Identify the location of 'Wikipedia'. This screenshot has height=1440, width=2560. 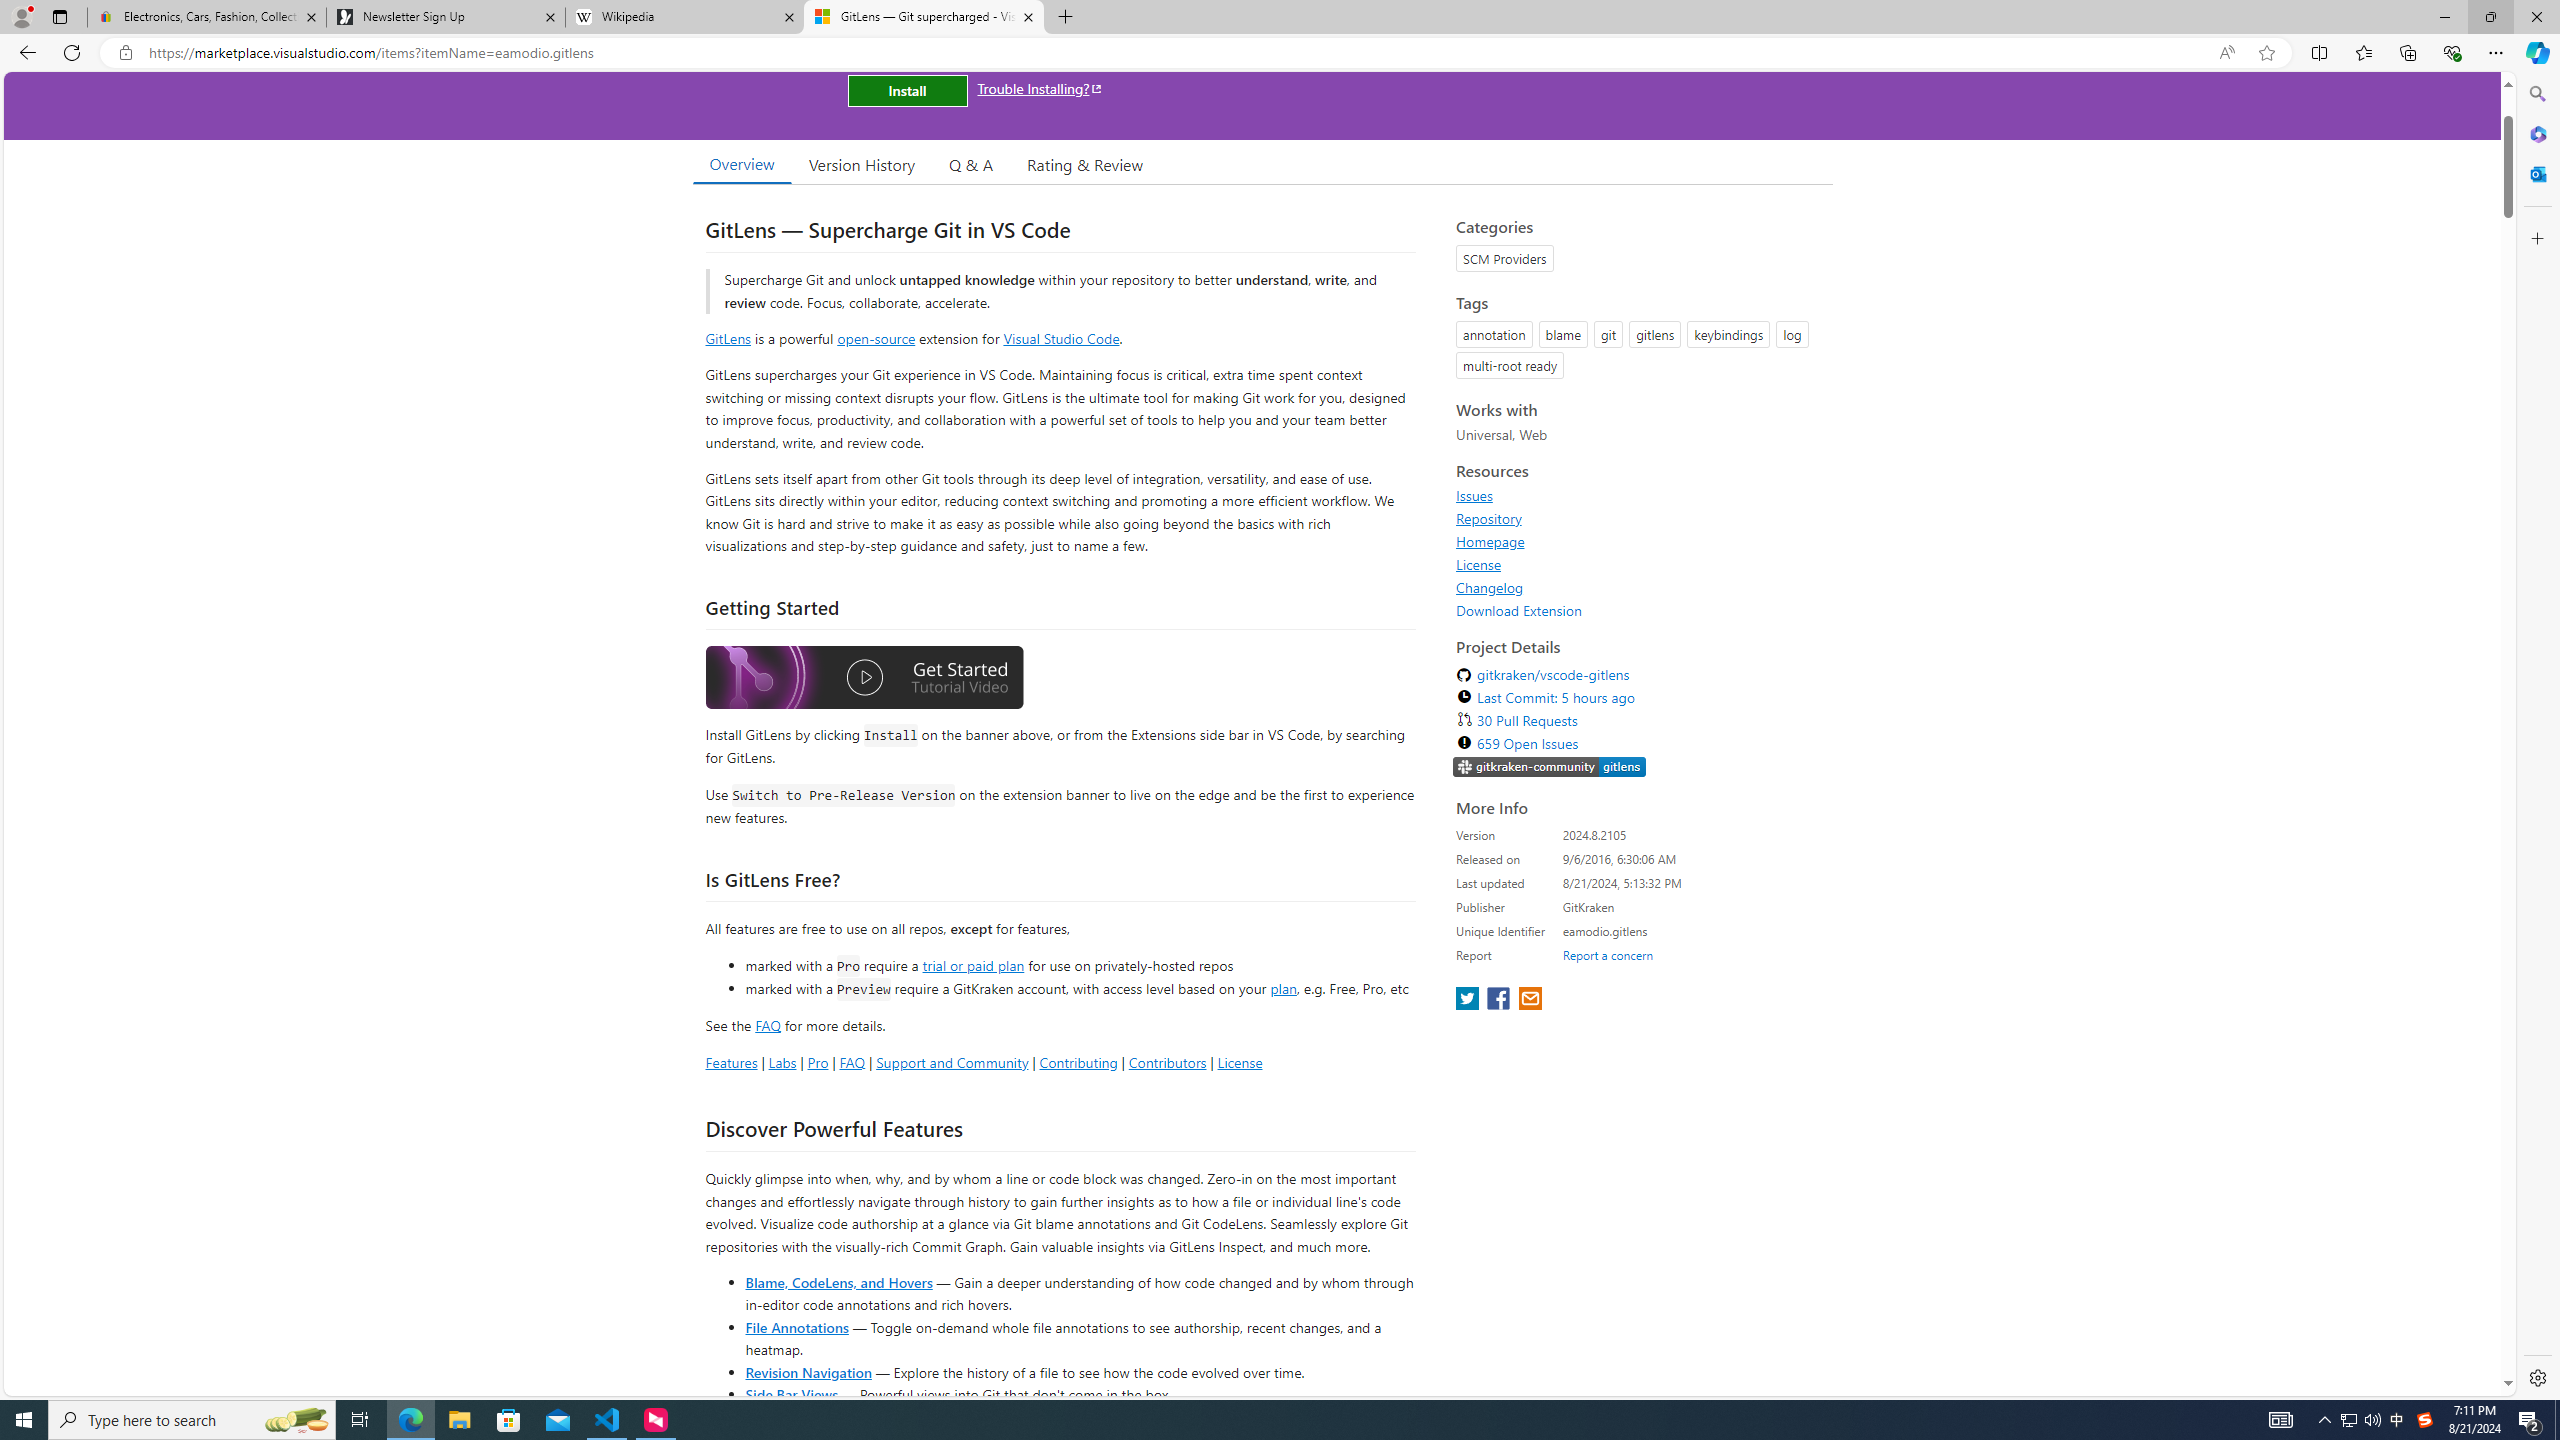
(685, 16).